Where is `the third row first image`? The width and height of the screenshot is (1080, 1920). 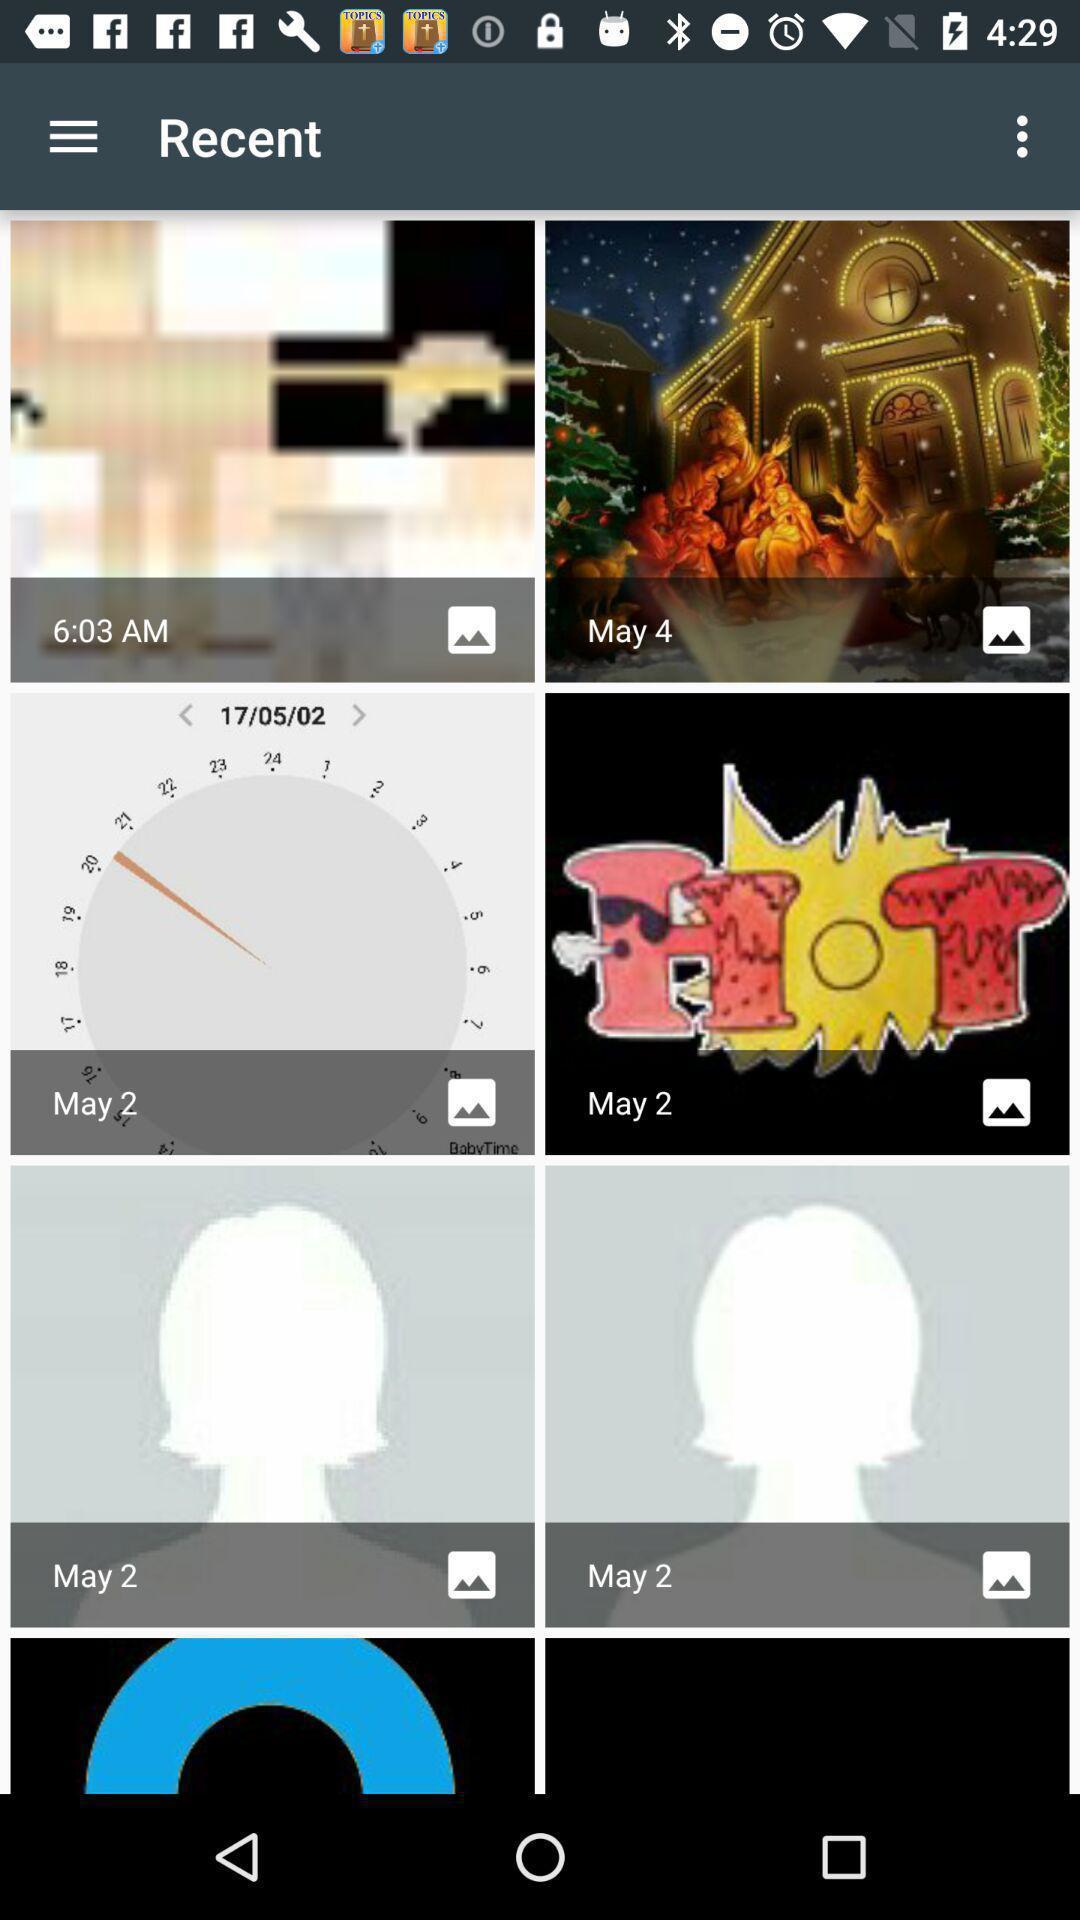 the third row first image is located at coordinates (273, 1395).